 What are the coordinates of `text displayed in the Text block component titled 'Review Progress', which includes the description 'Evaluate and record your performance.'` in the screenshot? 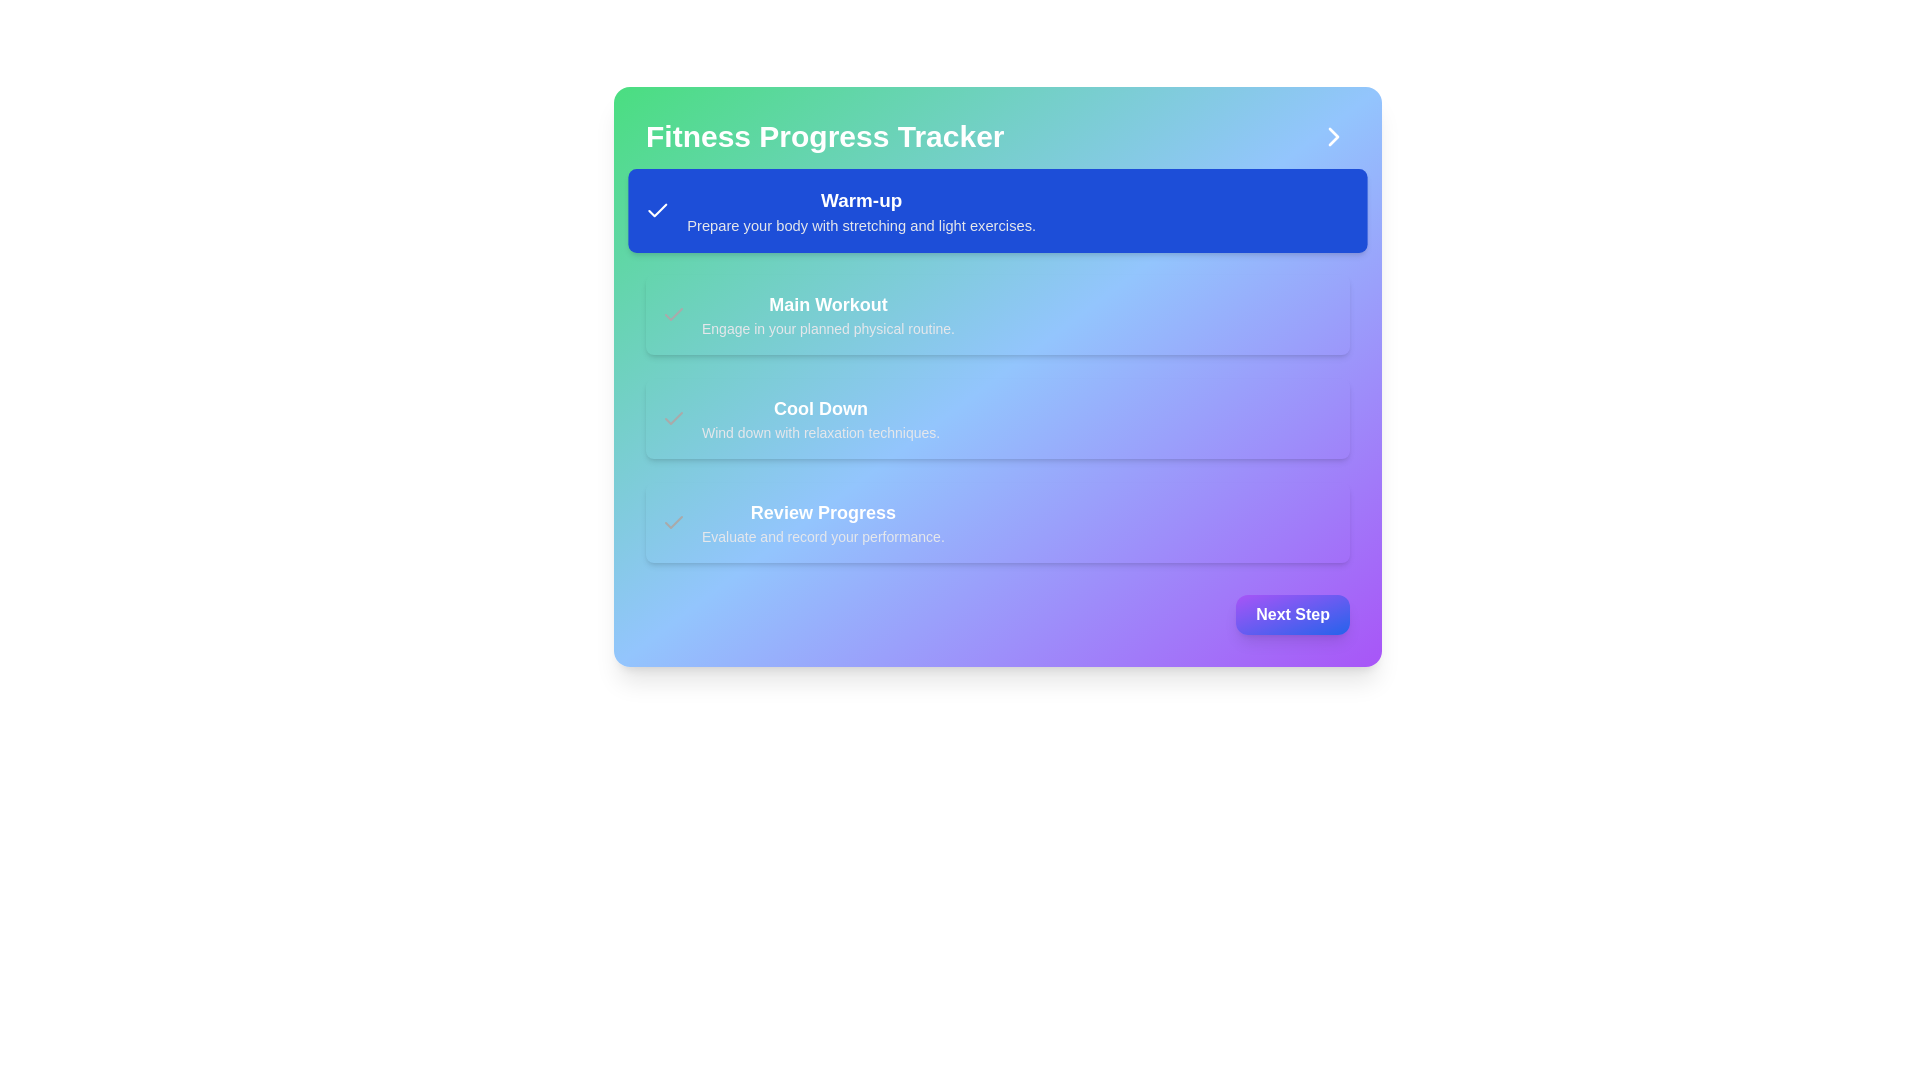 It's located at (823, 522).